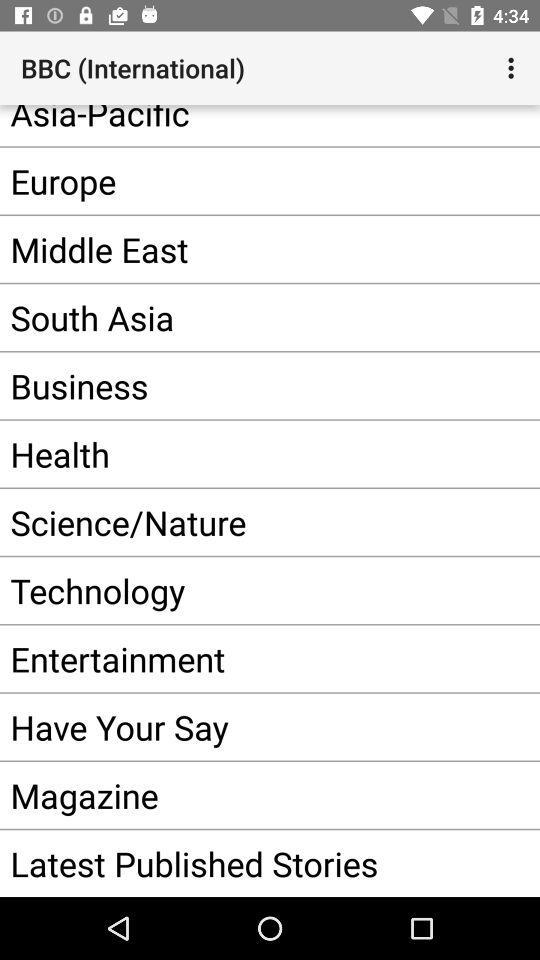  Describe the element at coordinates (239, 384) in the screenshot. I see `the item above health app` at that location.